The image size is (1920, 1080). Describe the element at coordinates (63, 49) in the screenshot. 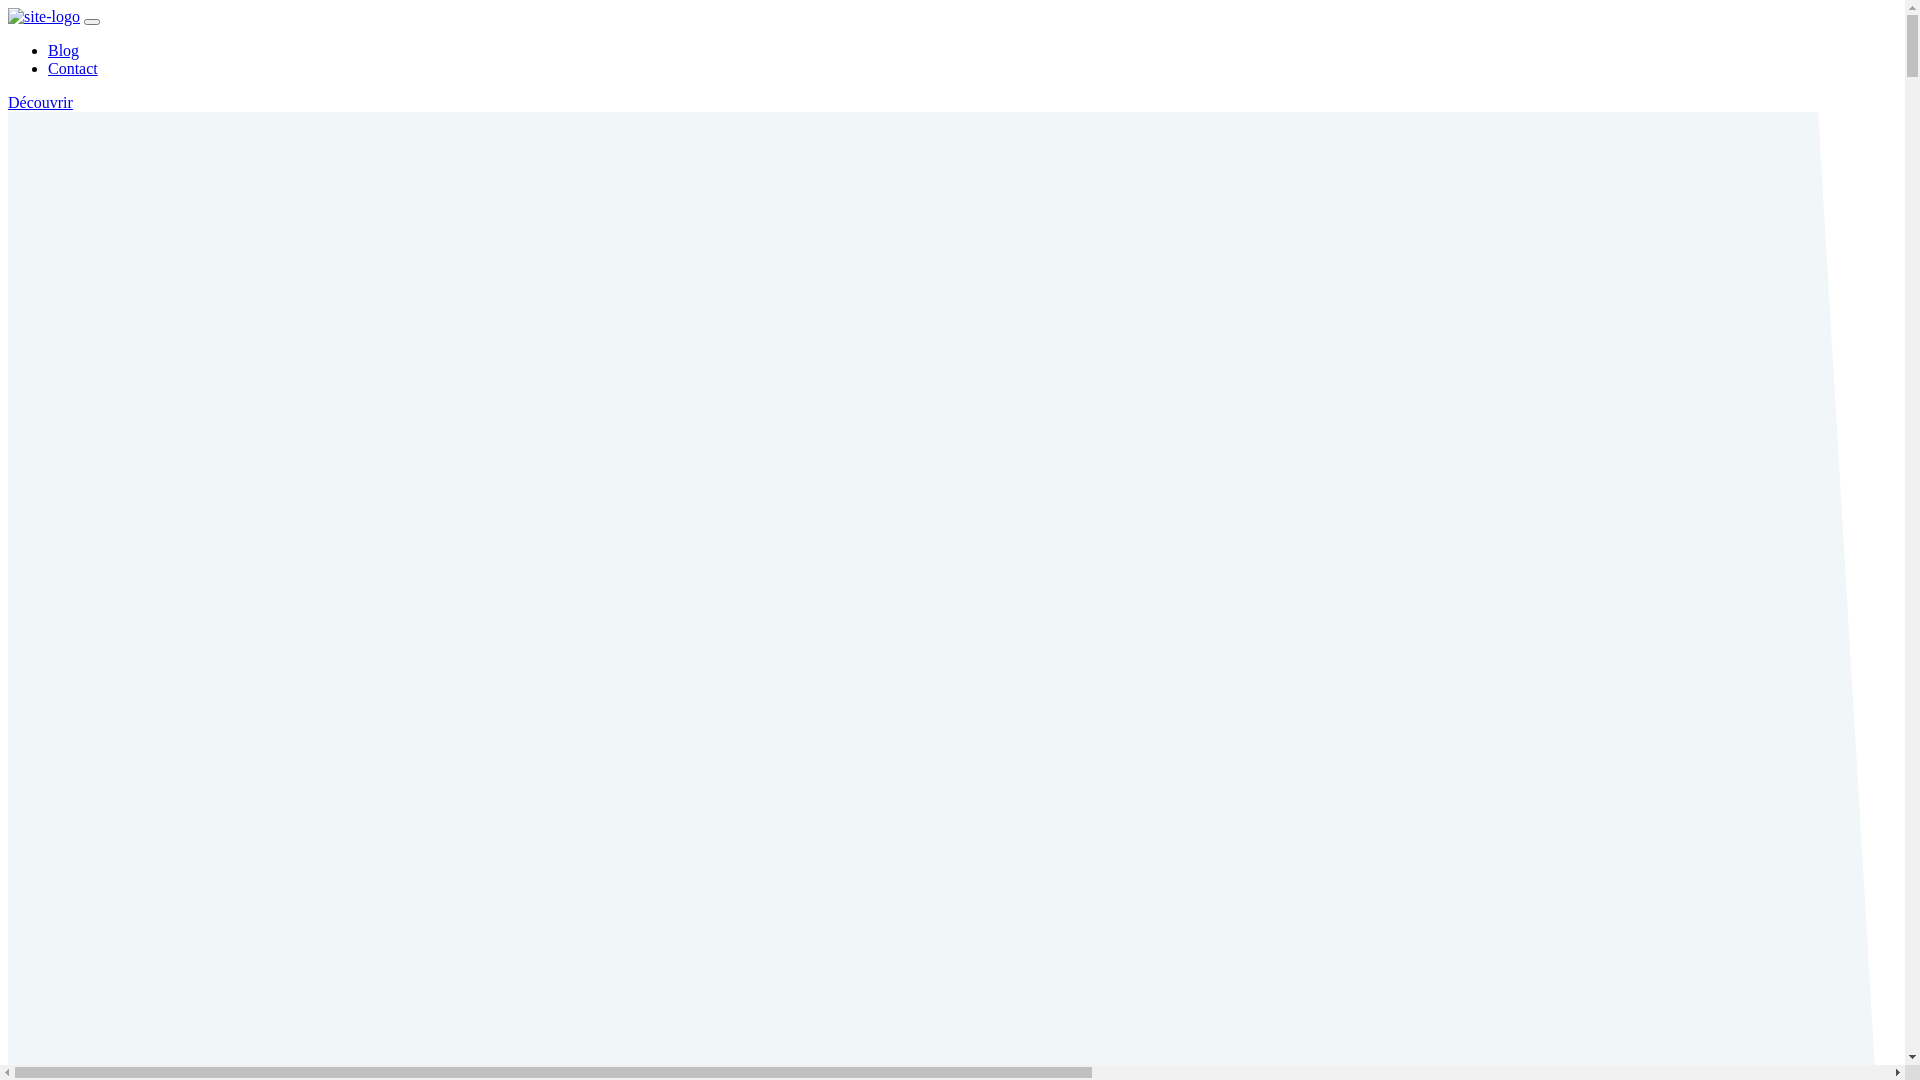

I see `'Blog'` at that location.